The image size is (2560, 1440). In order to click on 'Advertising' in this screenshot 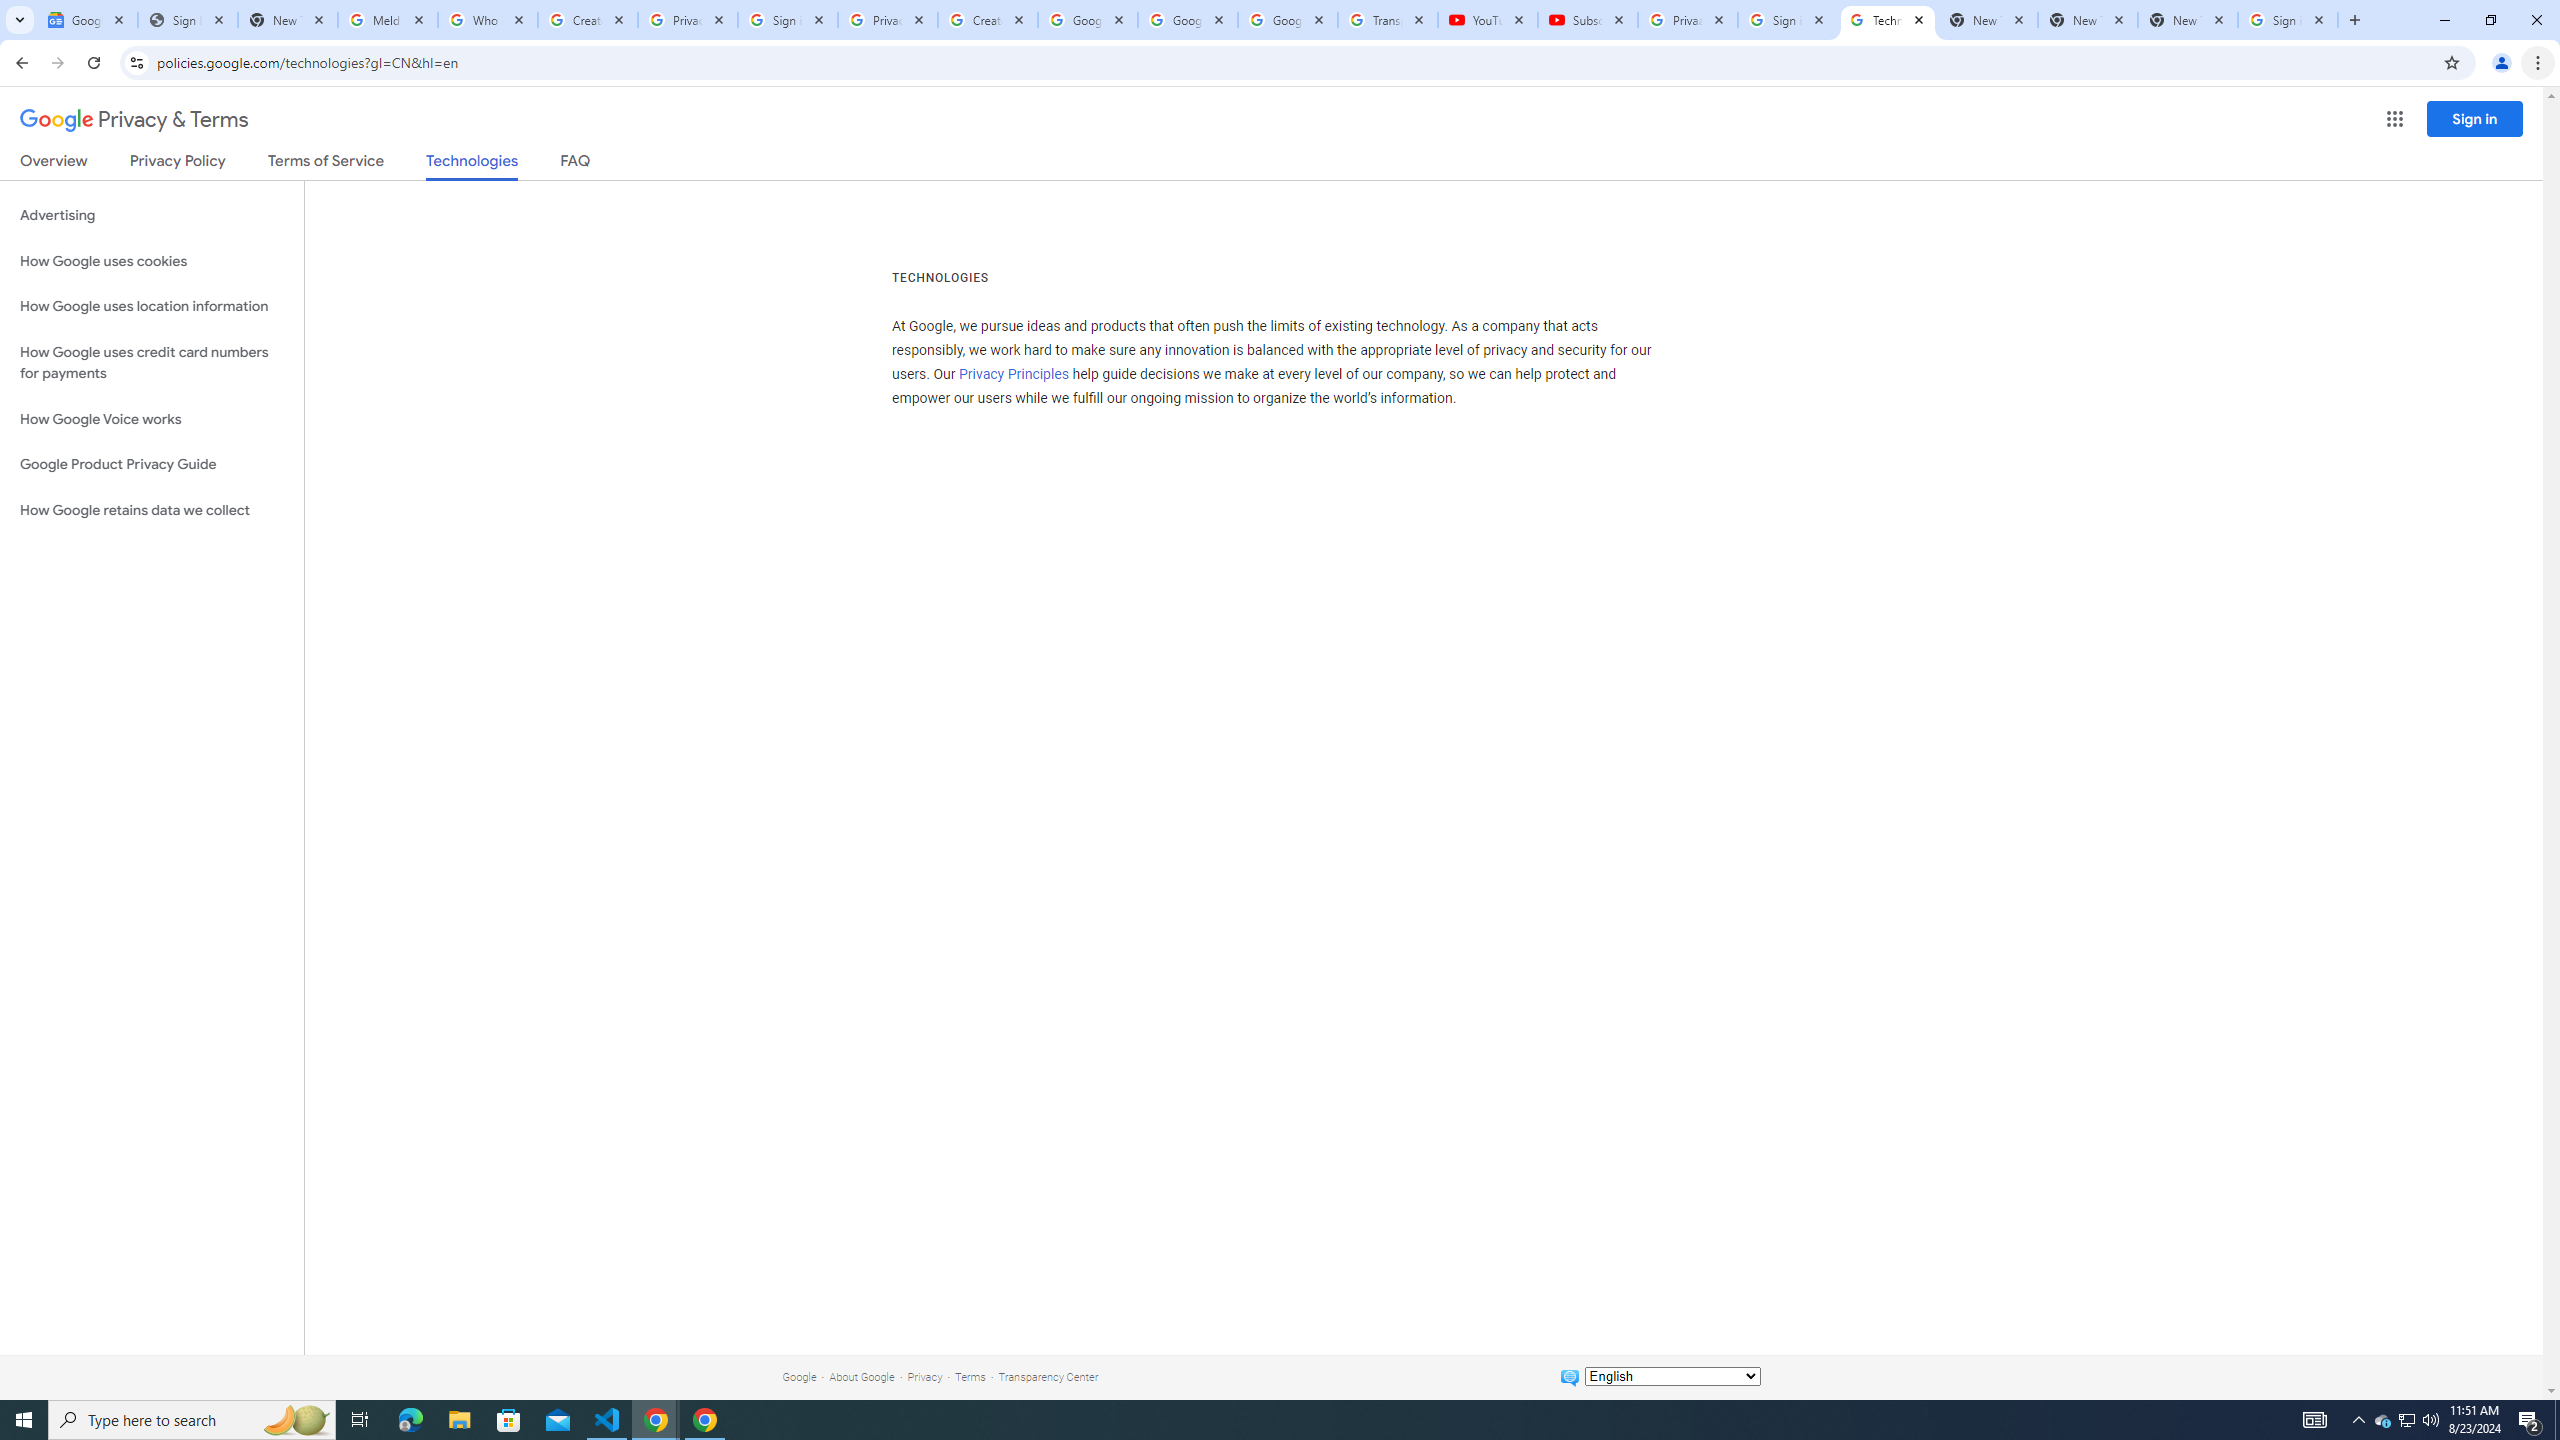, I will do `click(151, 215)`.